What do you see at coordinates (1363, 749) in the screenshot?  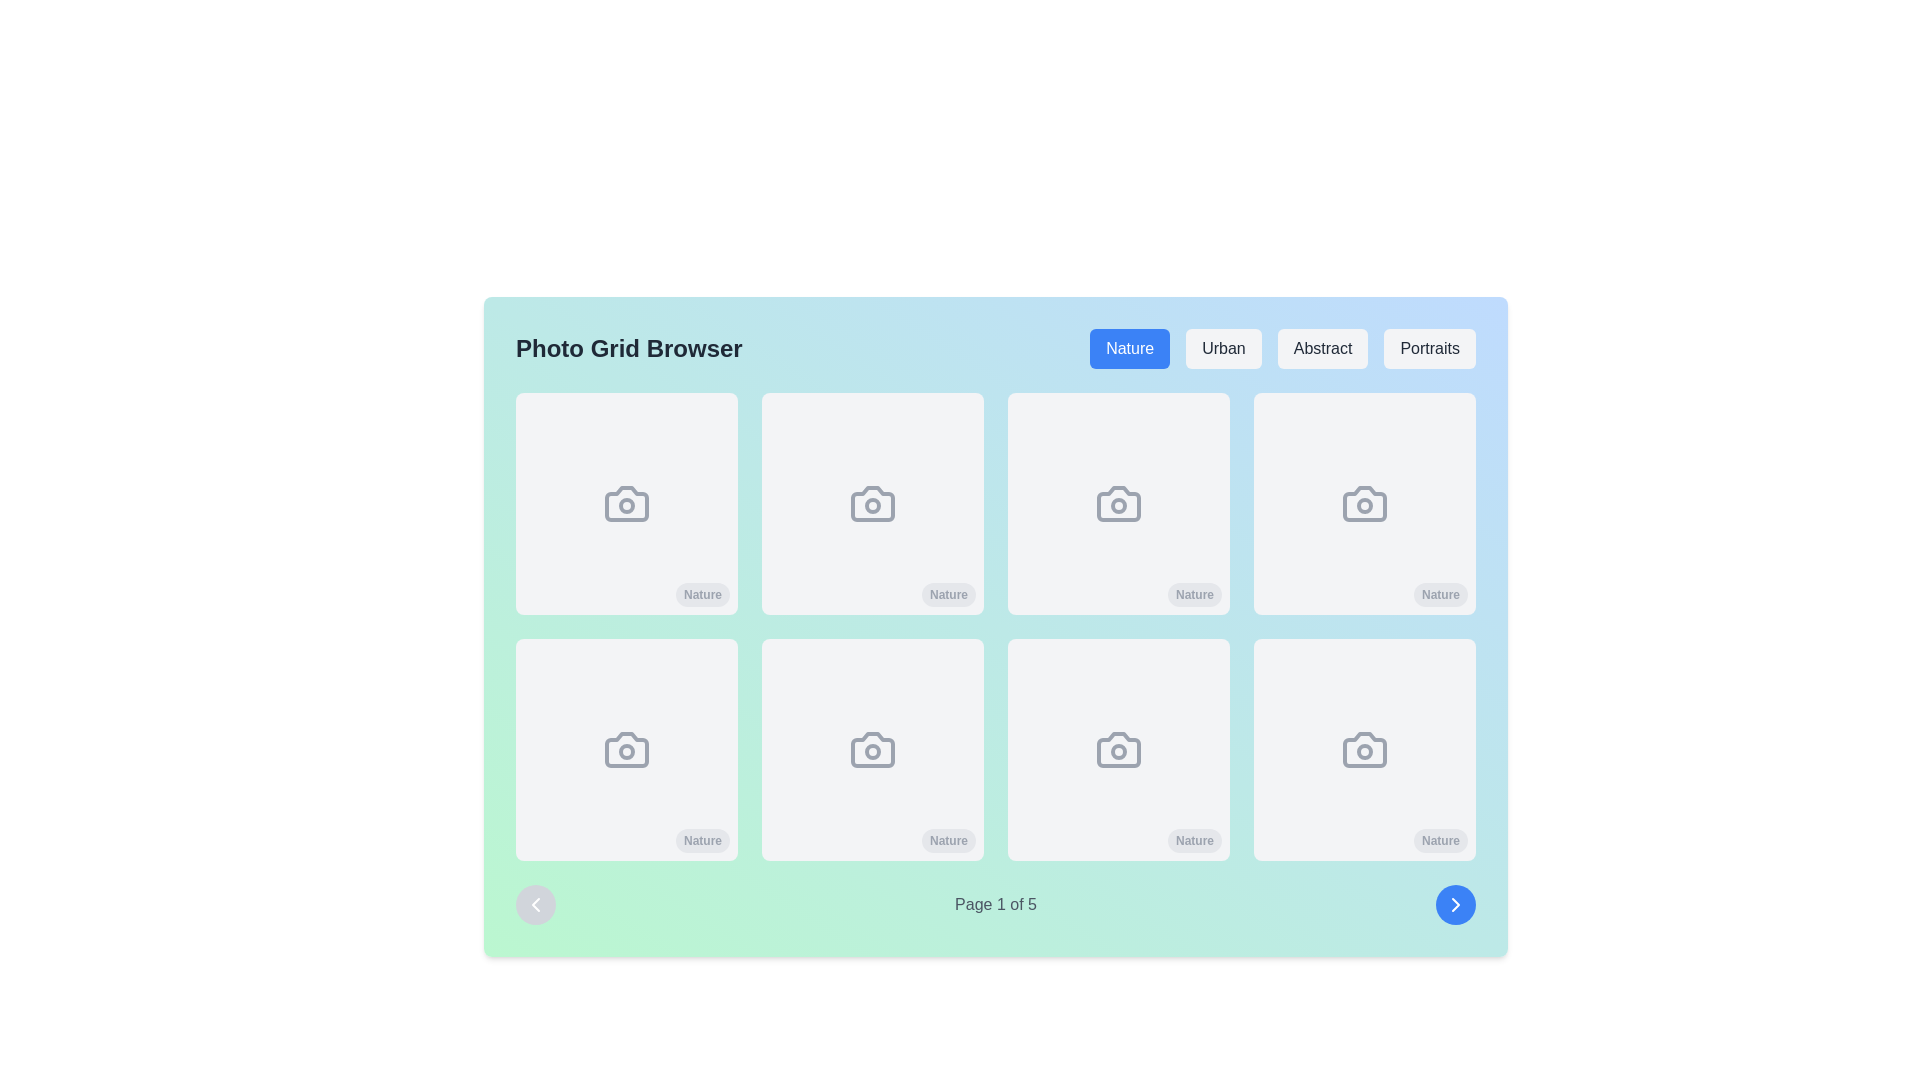 I see `the gray stylized camera icon located in the bottom-right square of a 4x2 grid, which has a light gray background and a 'Nature' label underneath` at bounding box center [1363, 749].